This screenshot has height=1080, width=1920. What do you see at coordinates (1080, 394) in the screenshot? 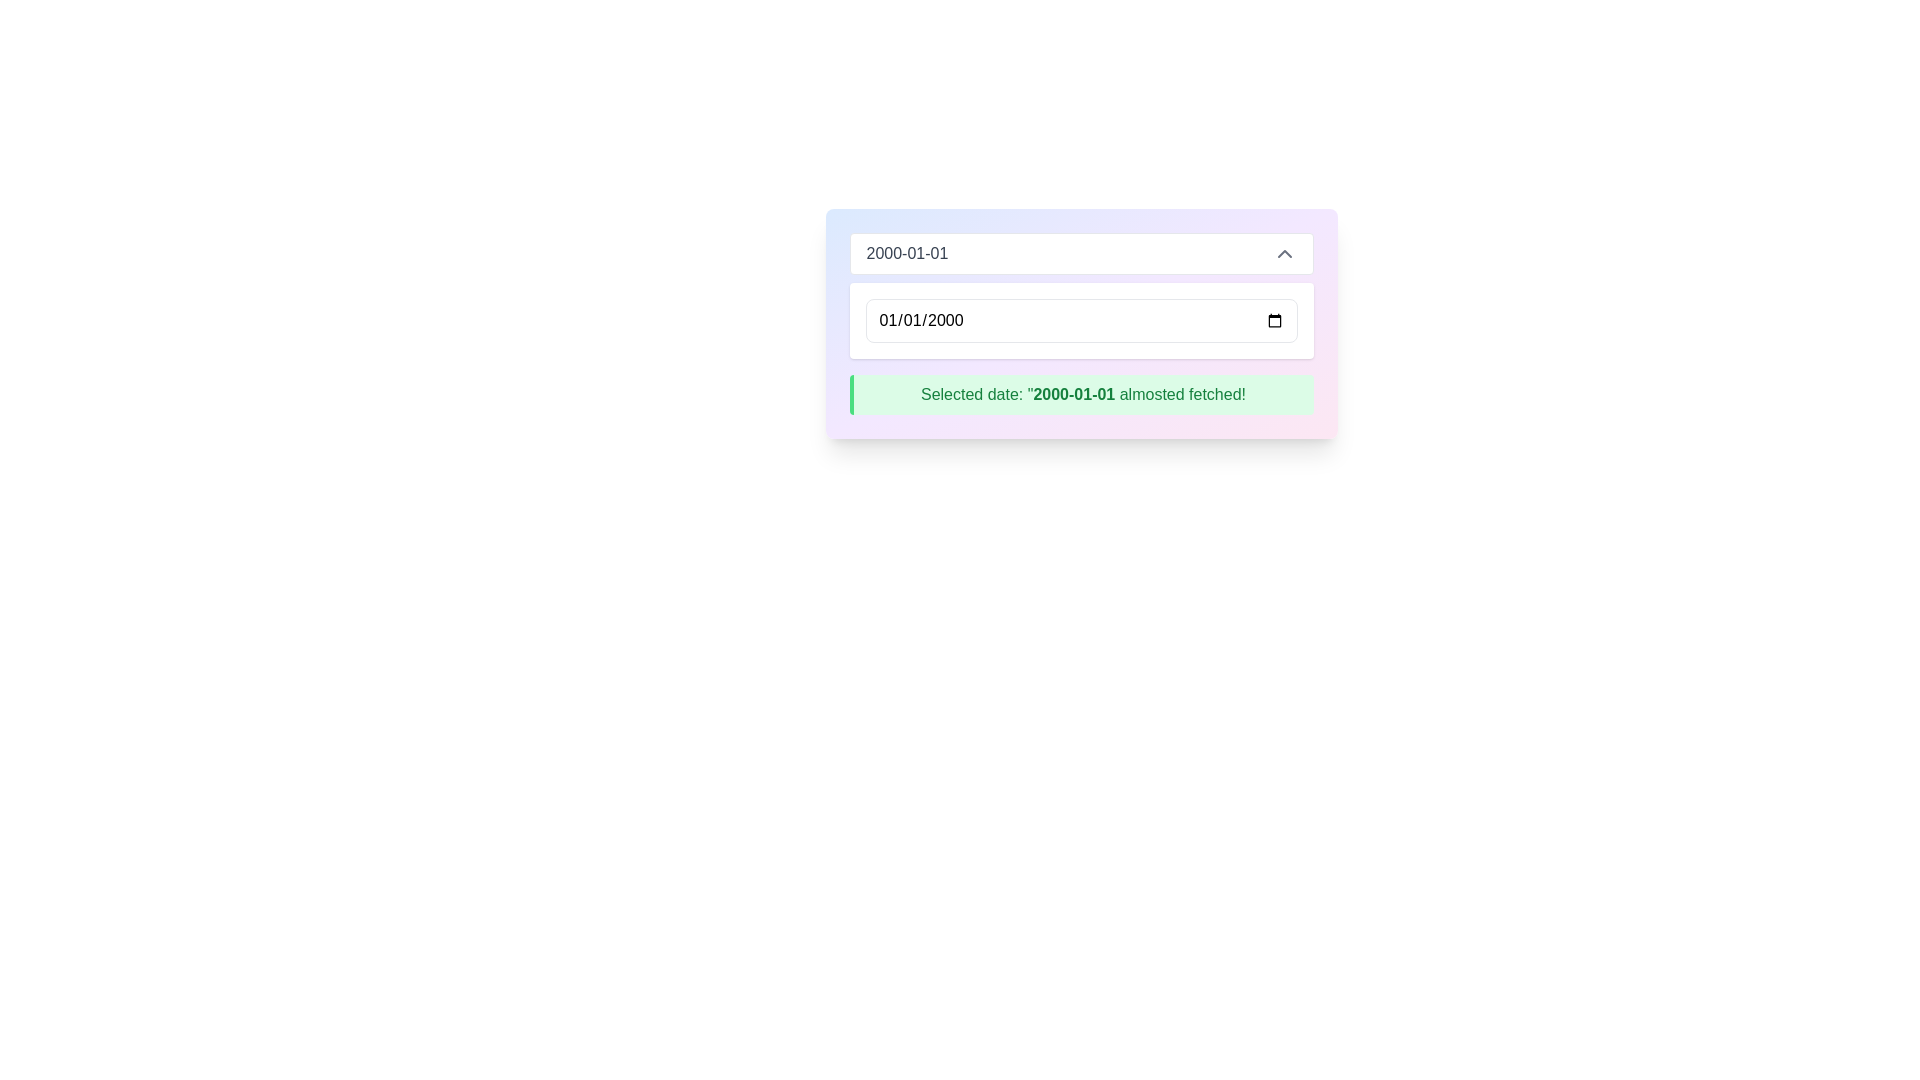
I see `the rectangular notification box with a green background that displays the message 'Selected date: "2000-01-01 almosted fetched!"' and has a dark green left border` at bounding box center [1080, 394].